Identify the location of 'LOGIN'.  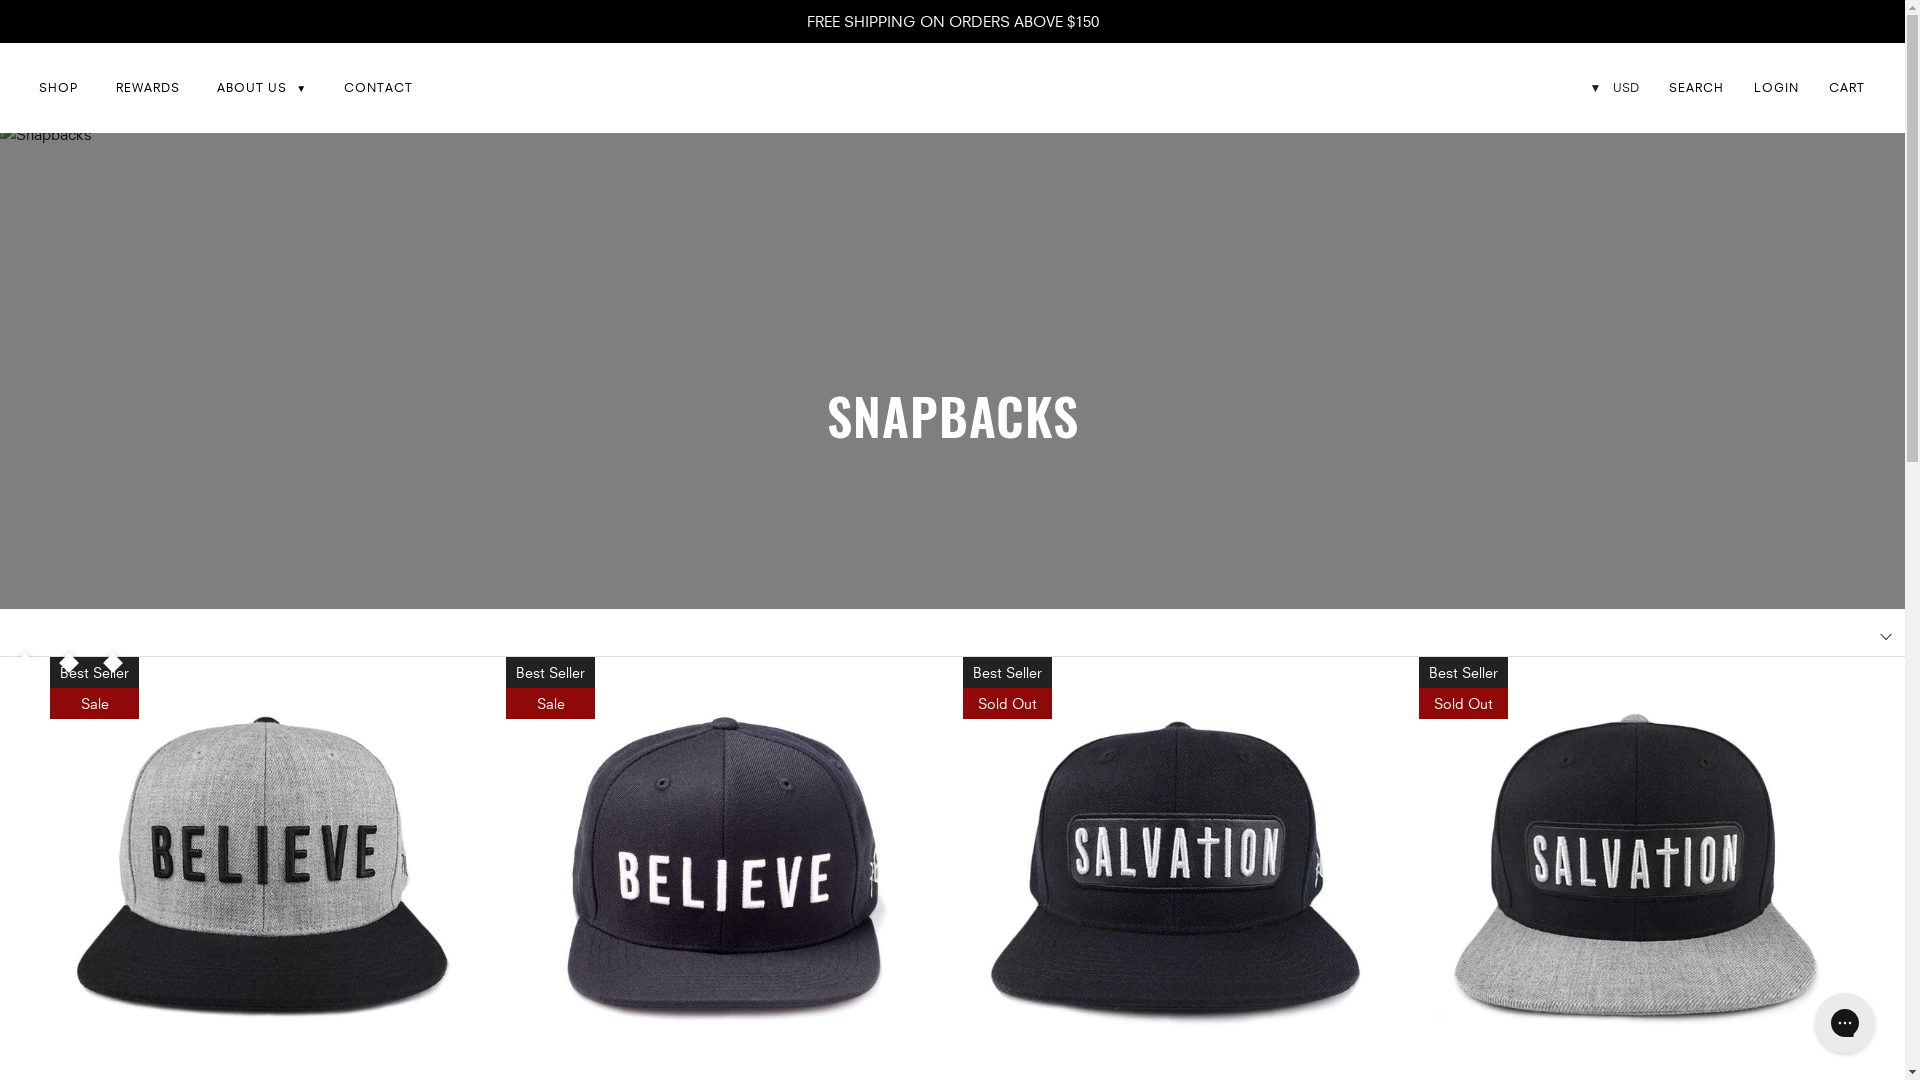
(1776, 86).